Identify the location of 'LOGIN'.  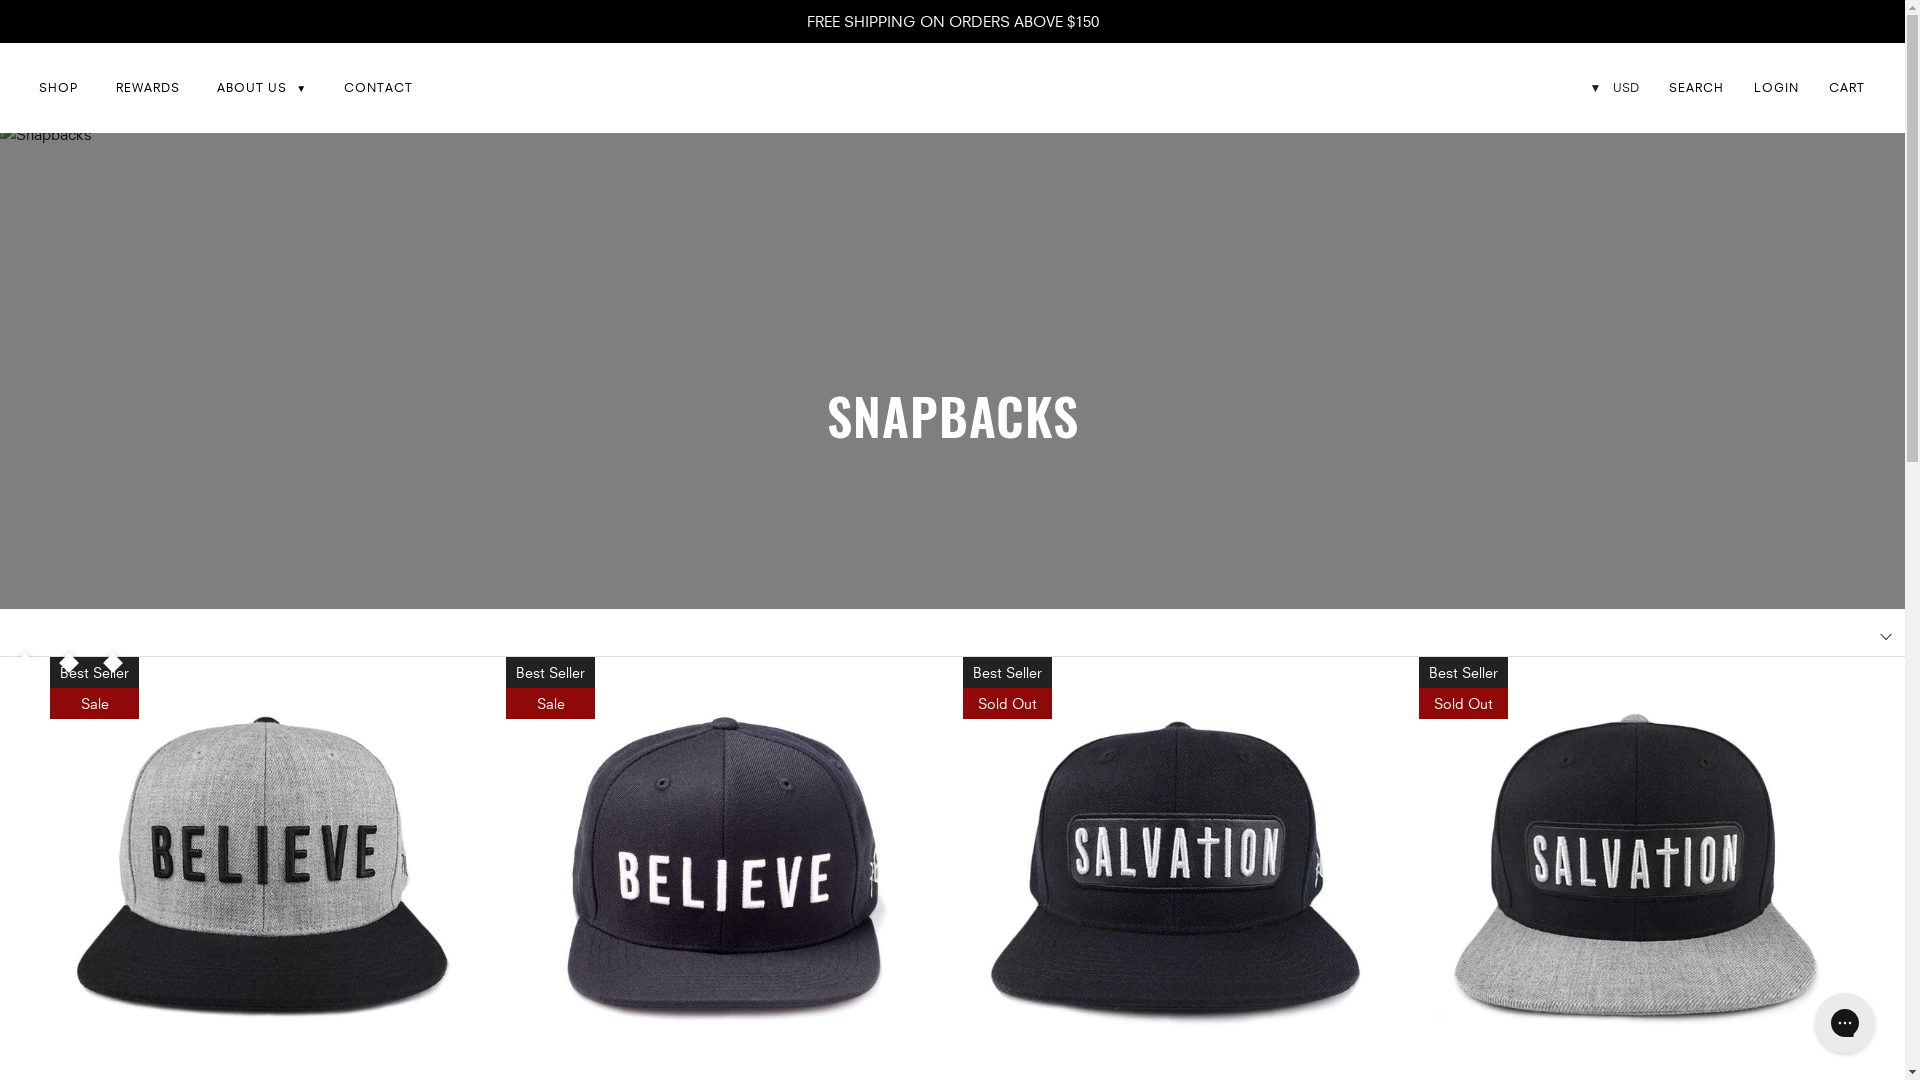
(1776, 86).